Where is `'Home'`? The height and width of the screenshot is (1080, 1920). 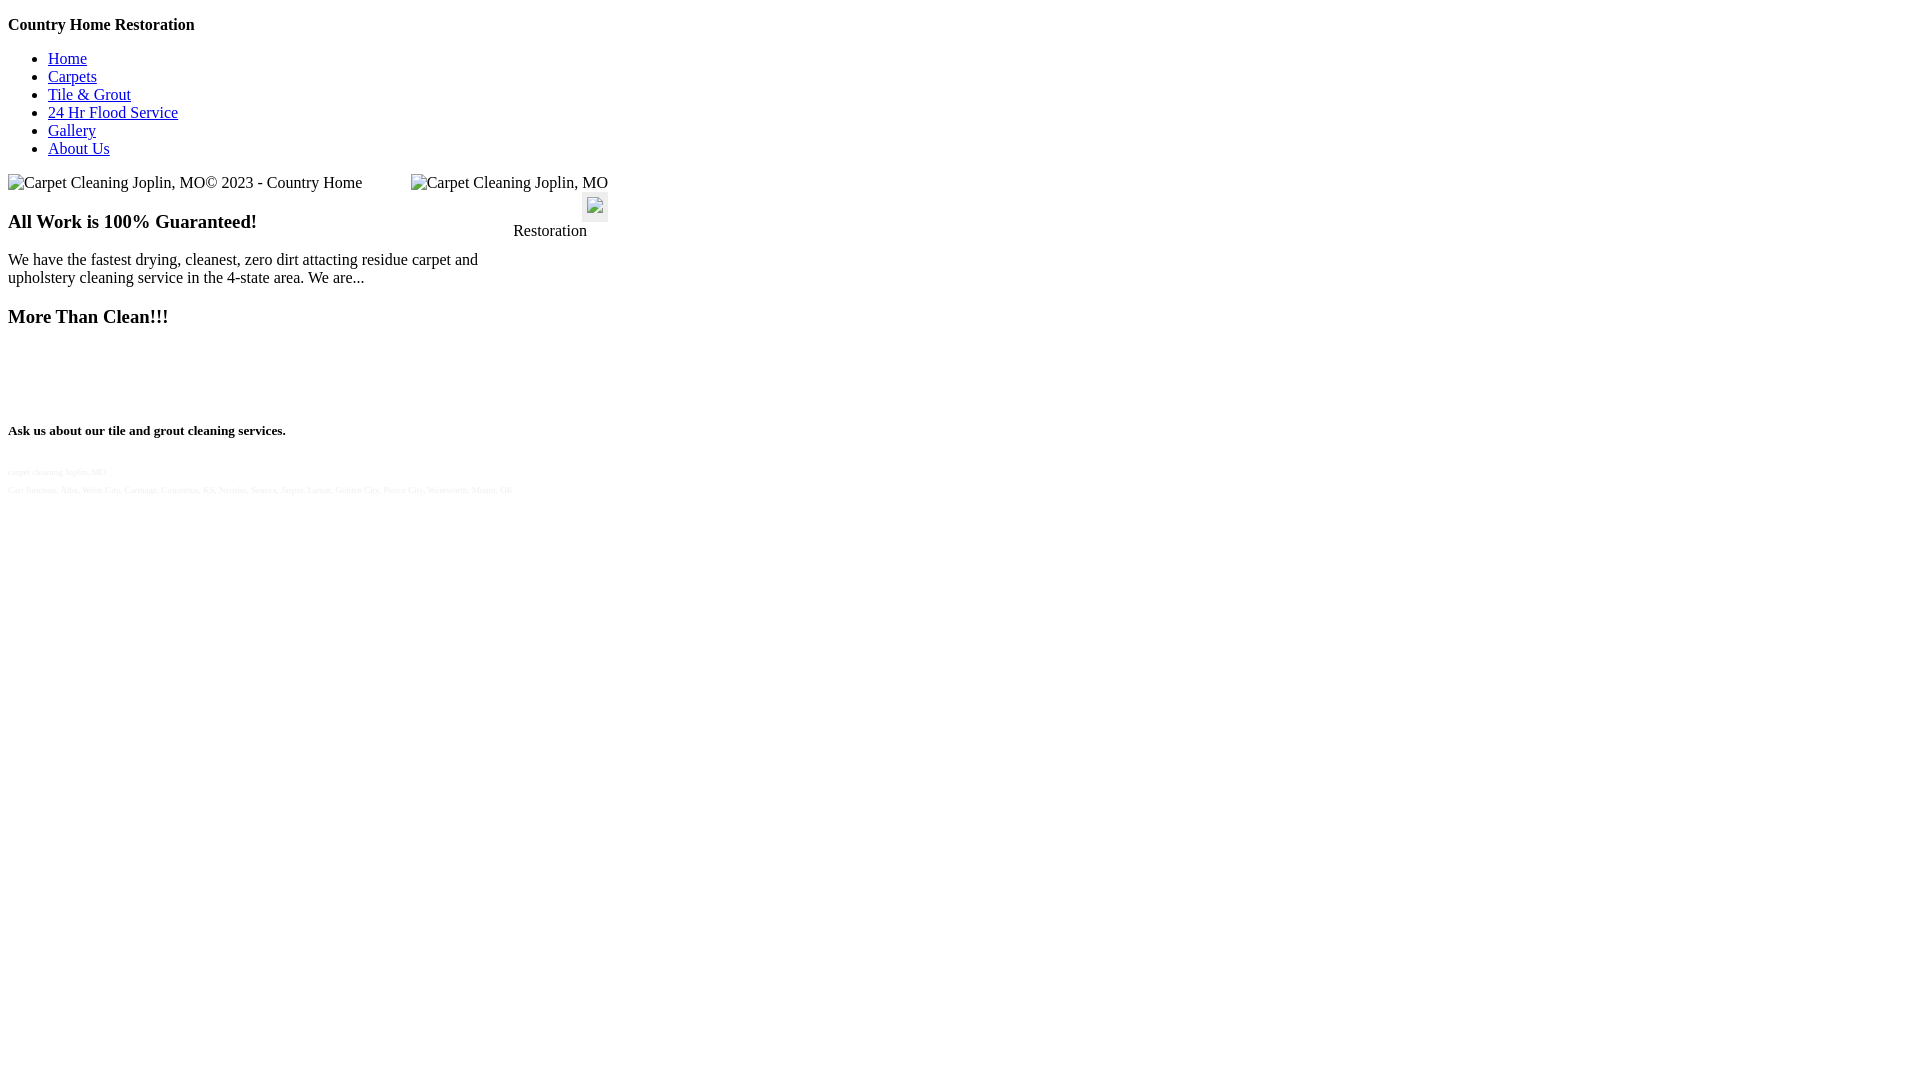
'Home' is located at coordinates (48, 57).